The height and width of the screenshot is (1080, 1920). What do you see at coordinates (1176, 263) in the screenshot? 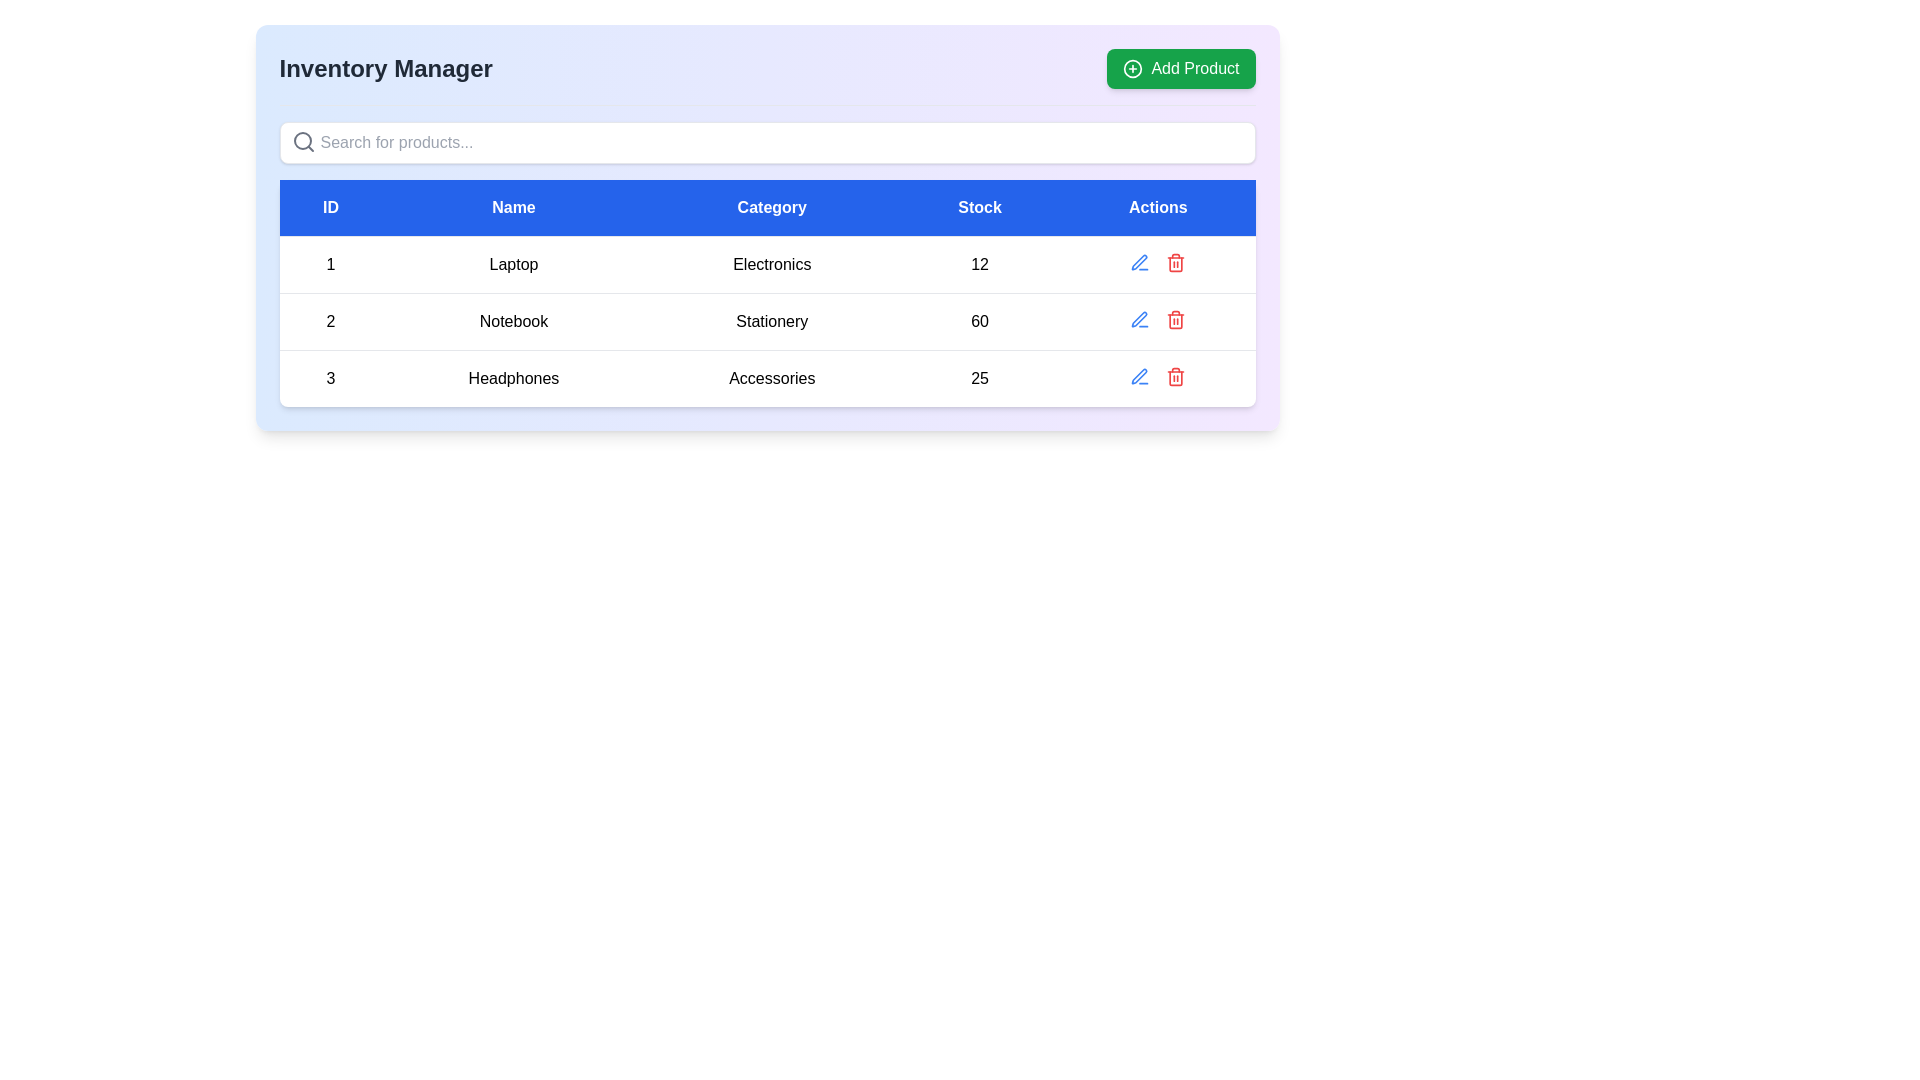
I see `the trash can icon in the Actions column of the data table` at bounding box center [1176, 263].